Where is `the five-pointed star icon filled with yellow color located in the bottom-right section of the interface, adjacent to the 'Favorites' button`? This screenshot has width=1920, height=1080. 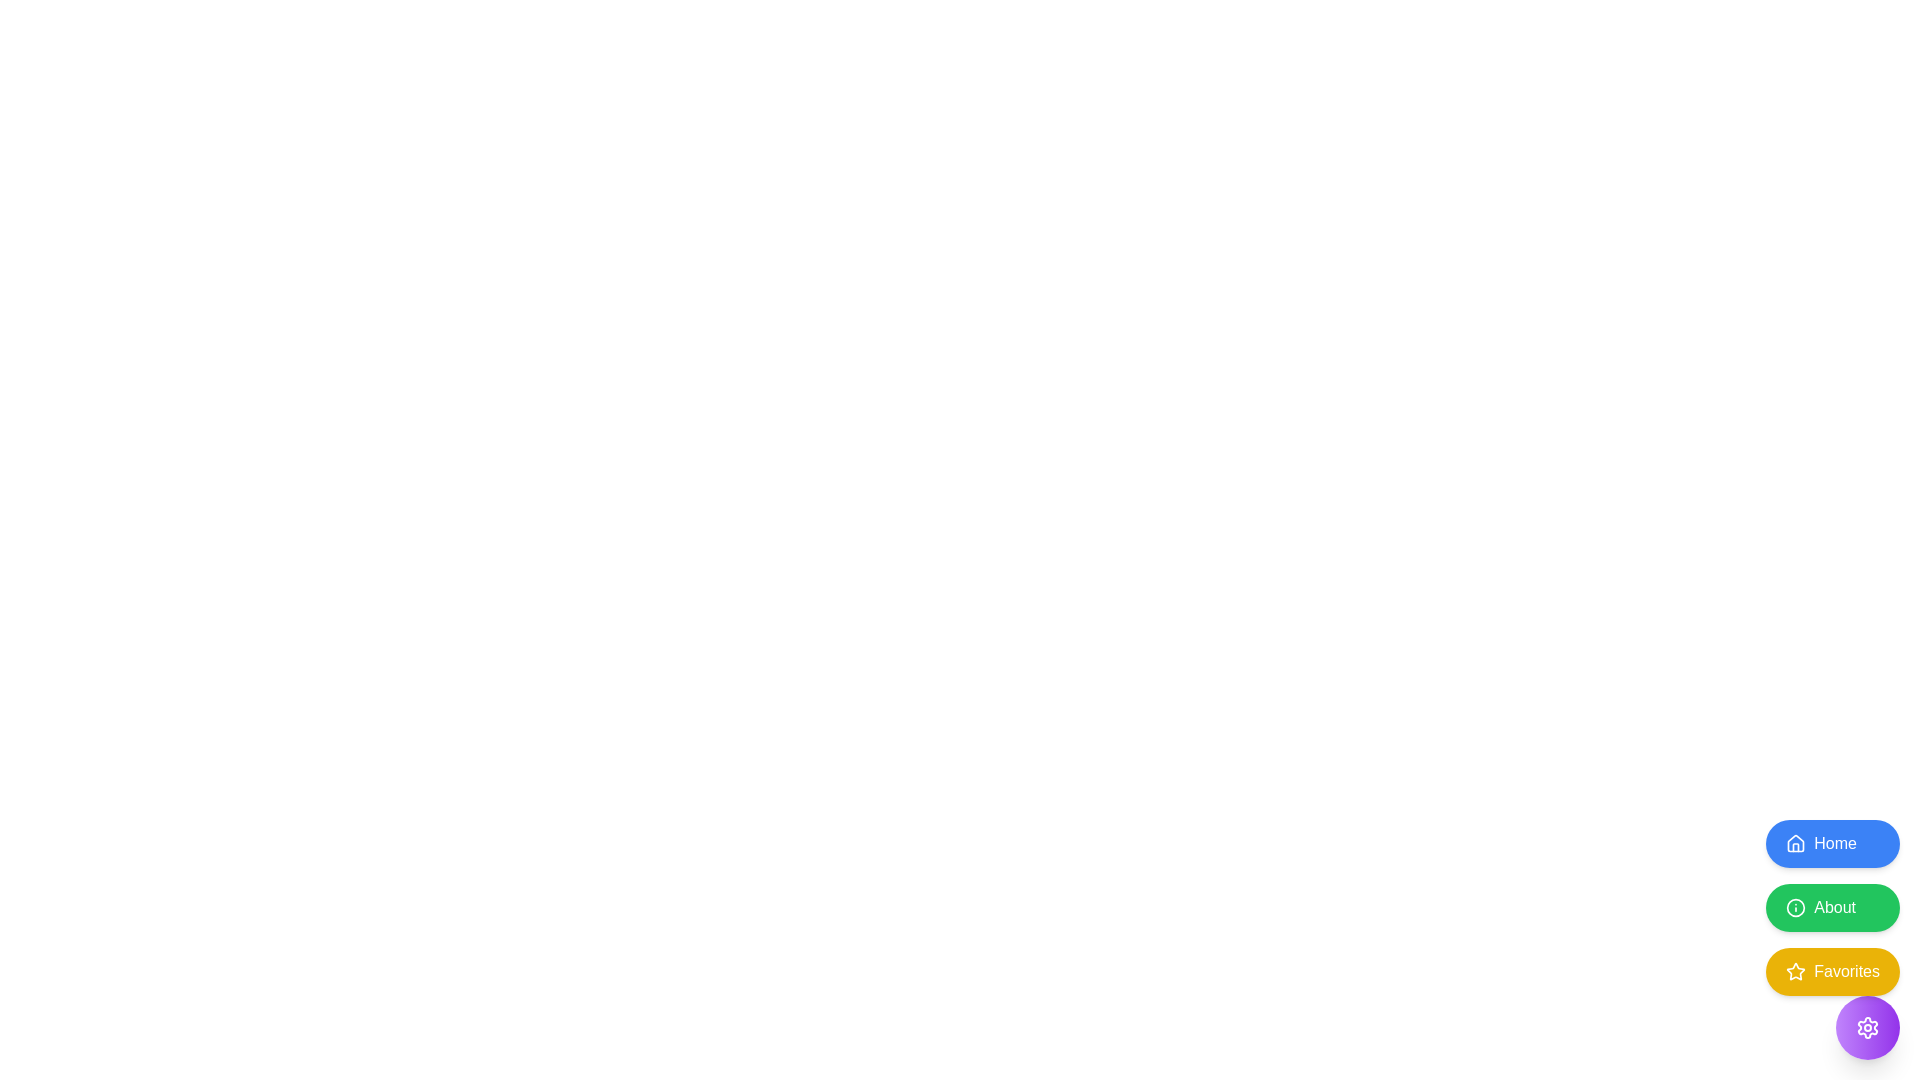
the five-pointed star icon filled with yellow color located in the bottom-right section of the interface, adjacent to the 'Favorites' button is located at coordinates (1796, 970).